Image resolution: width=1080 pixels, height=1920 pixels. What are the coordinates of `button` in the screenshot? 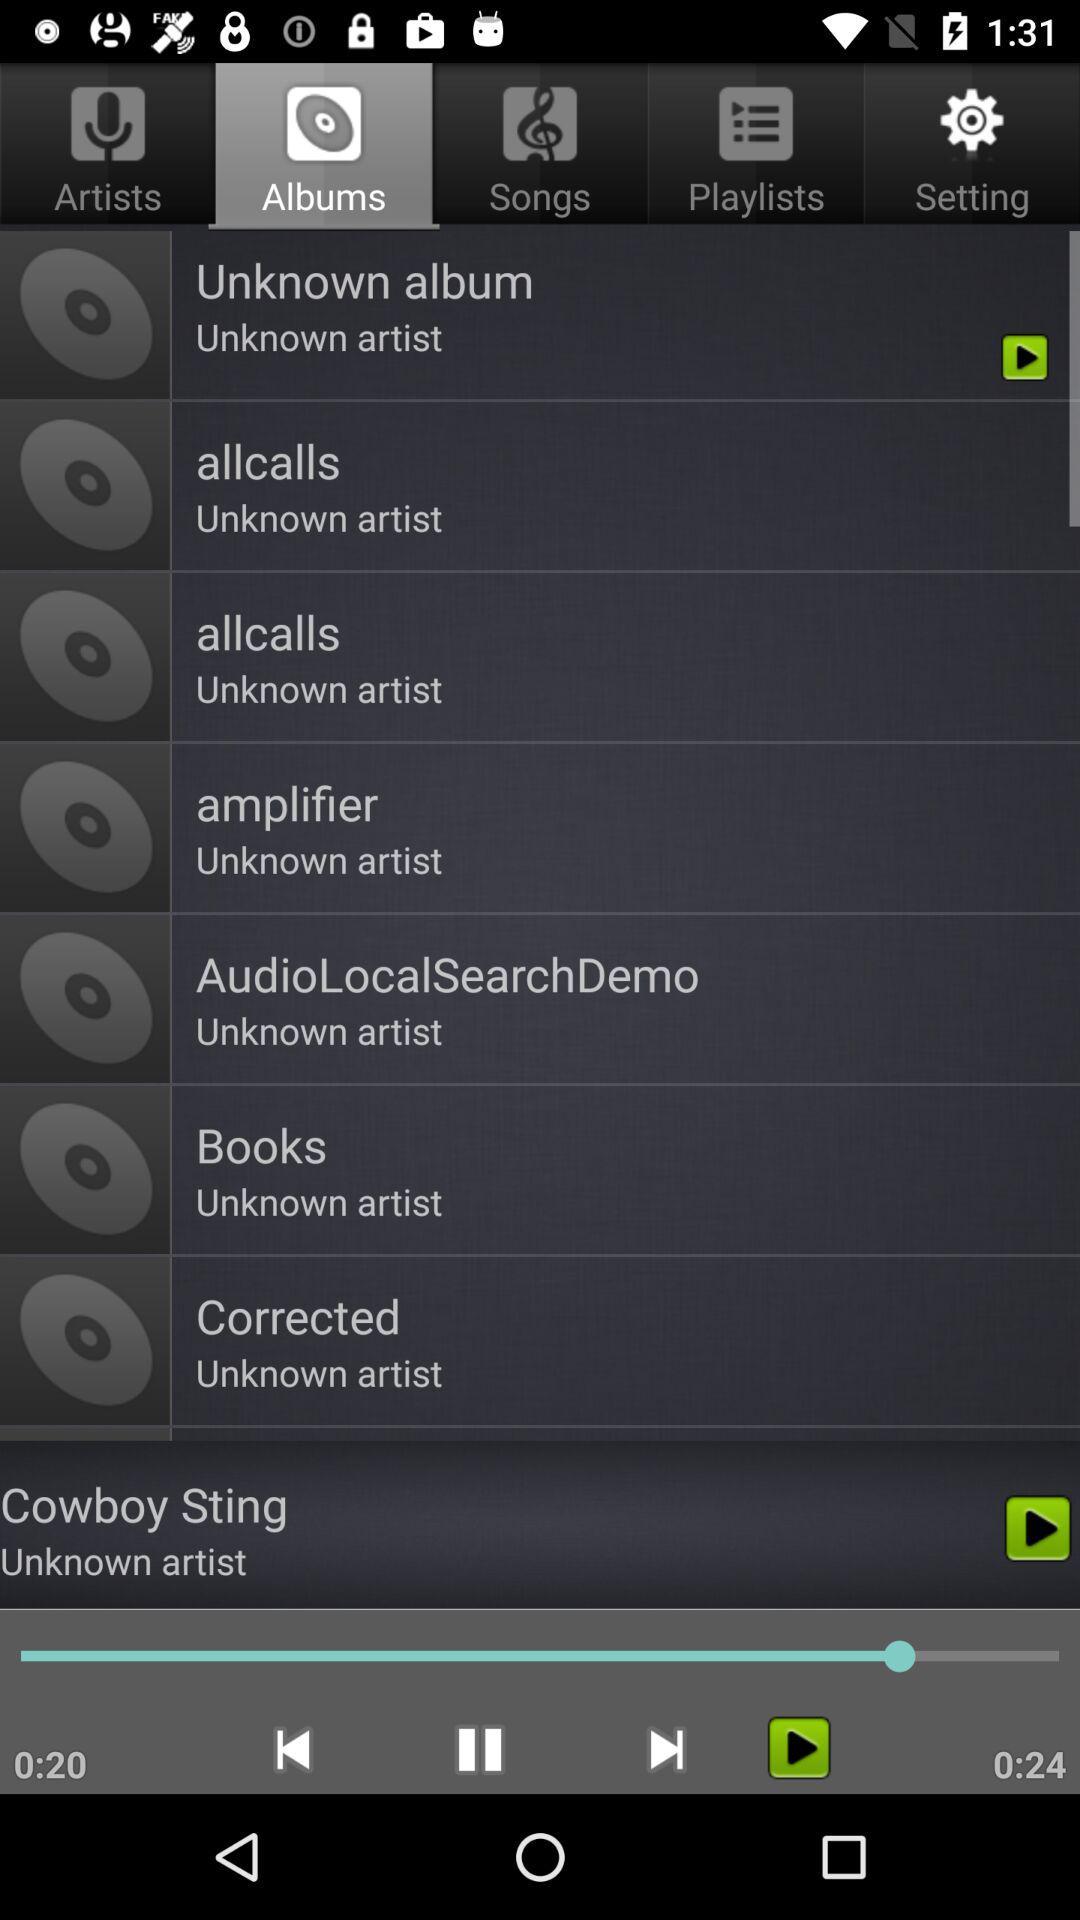 It's located at (798, 1746).